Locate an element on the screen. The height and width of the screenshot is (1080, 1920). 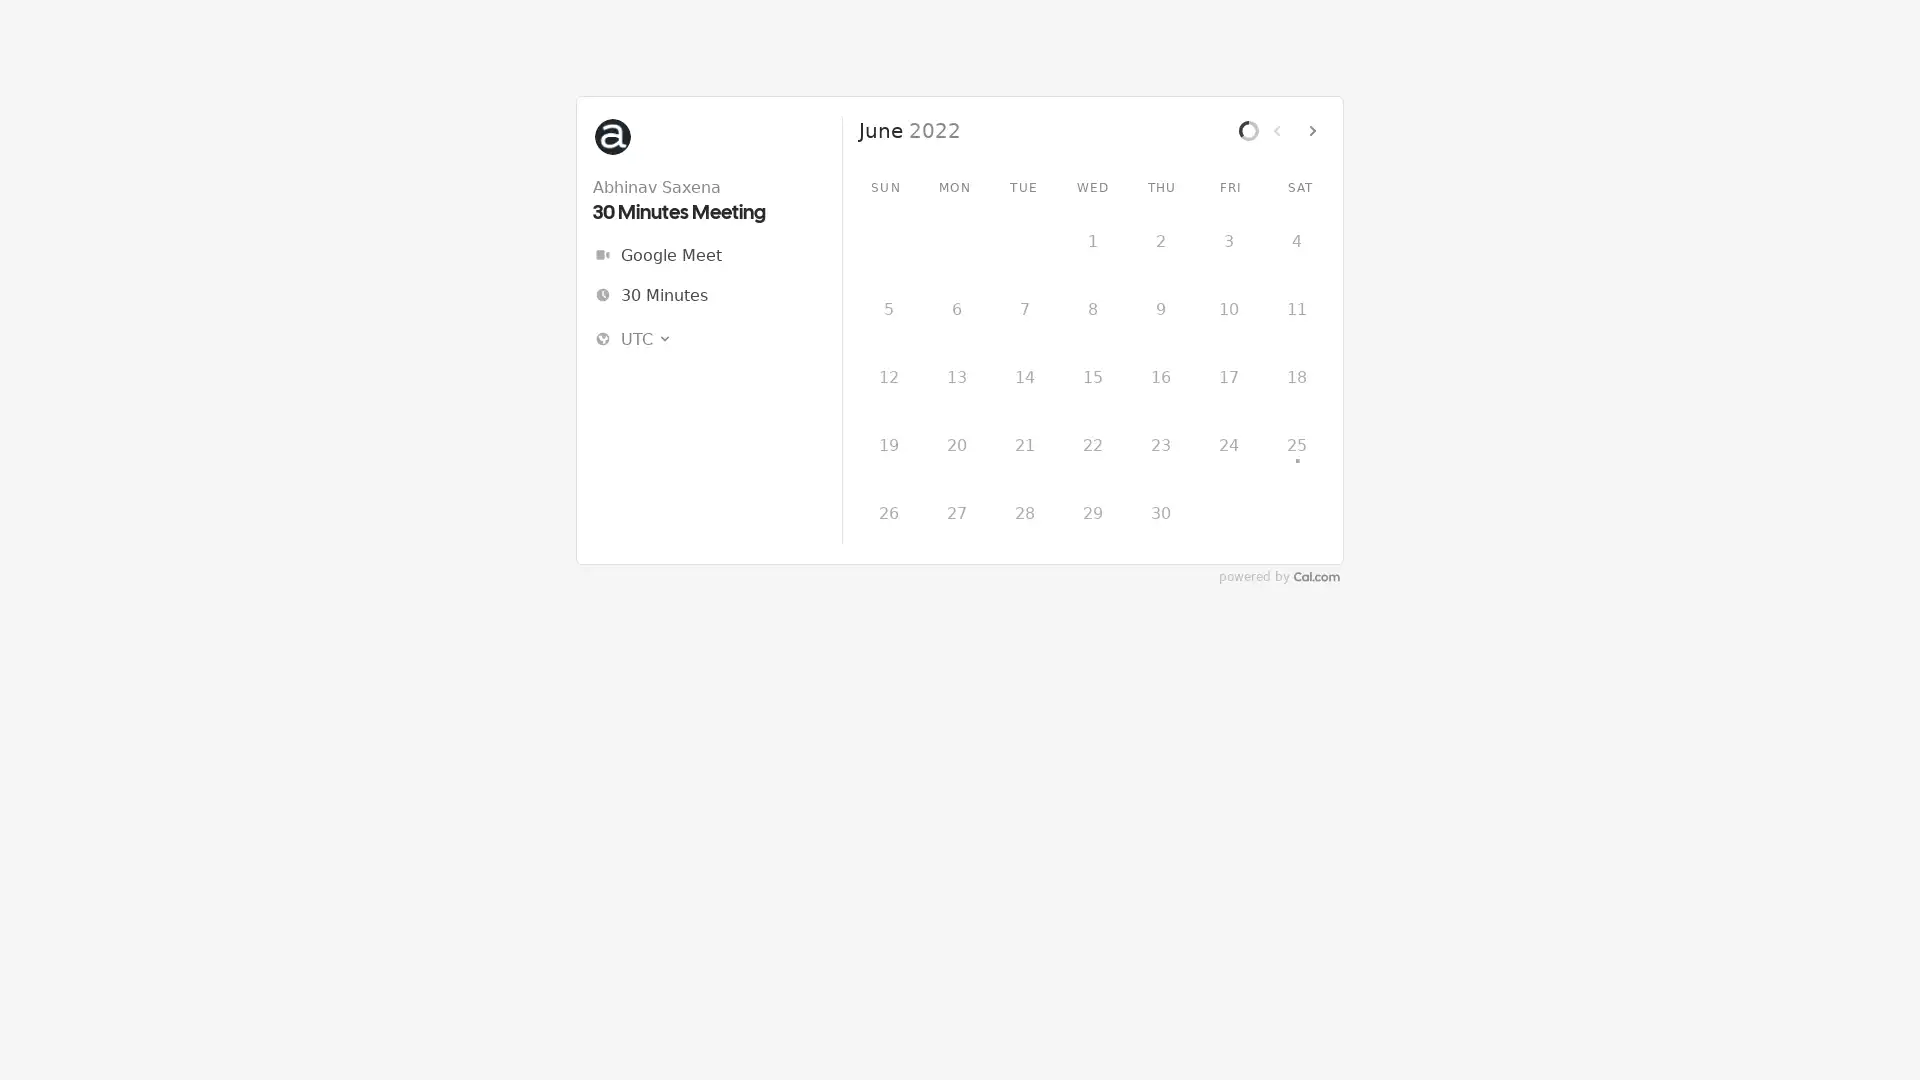
17 is located at coordinates (1227, 377).